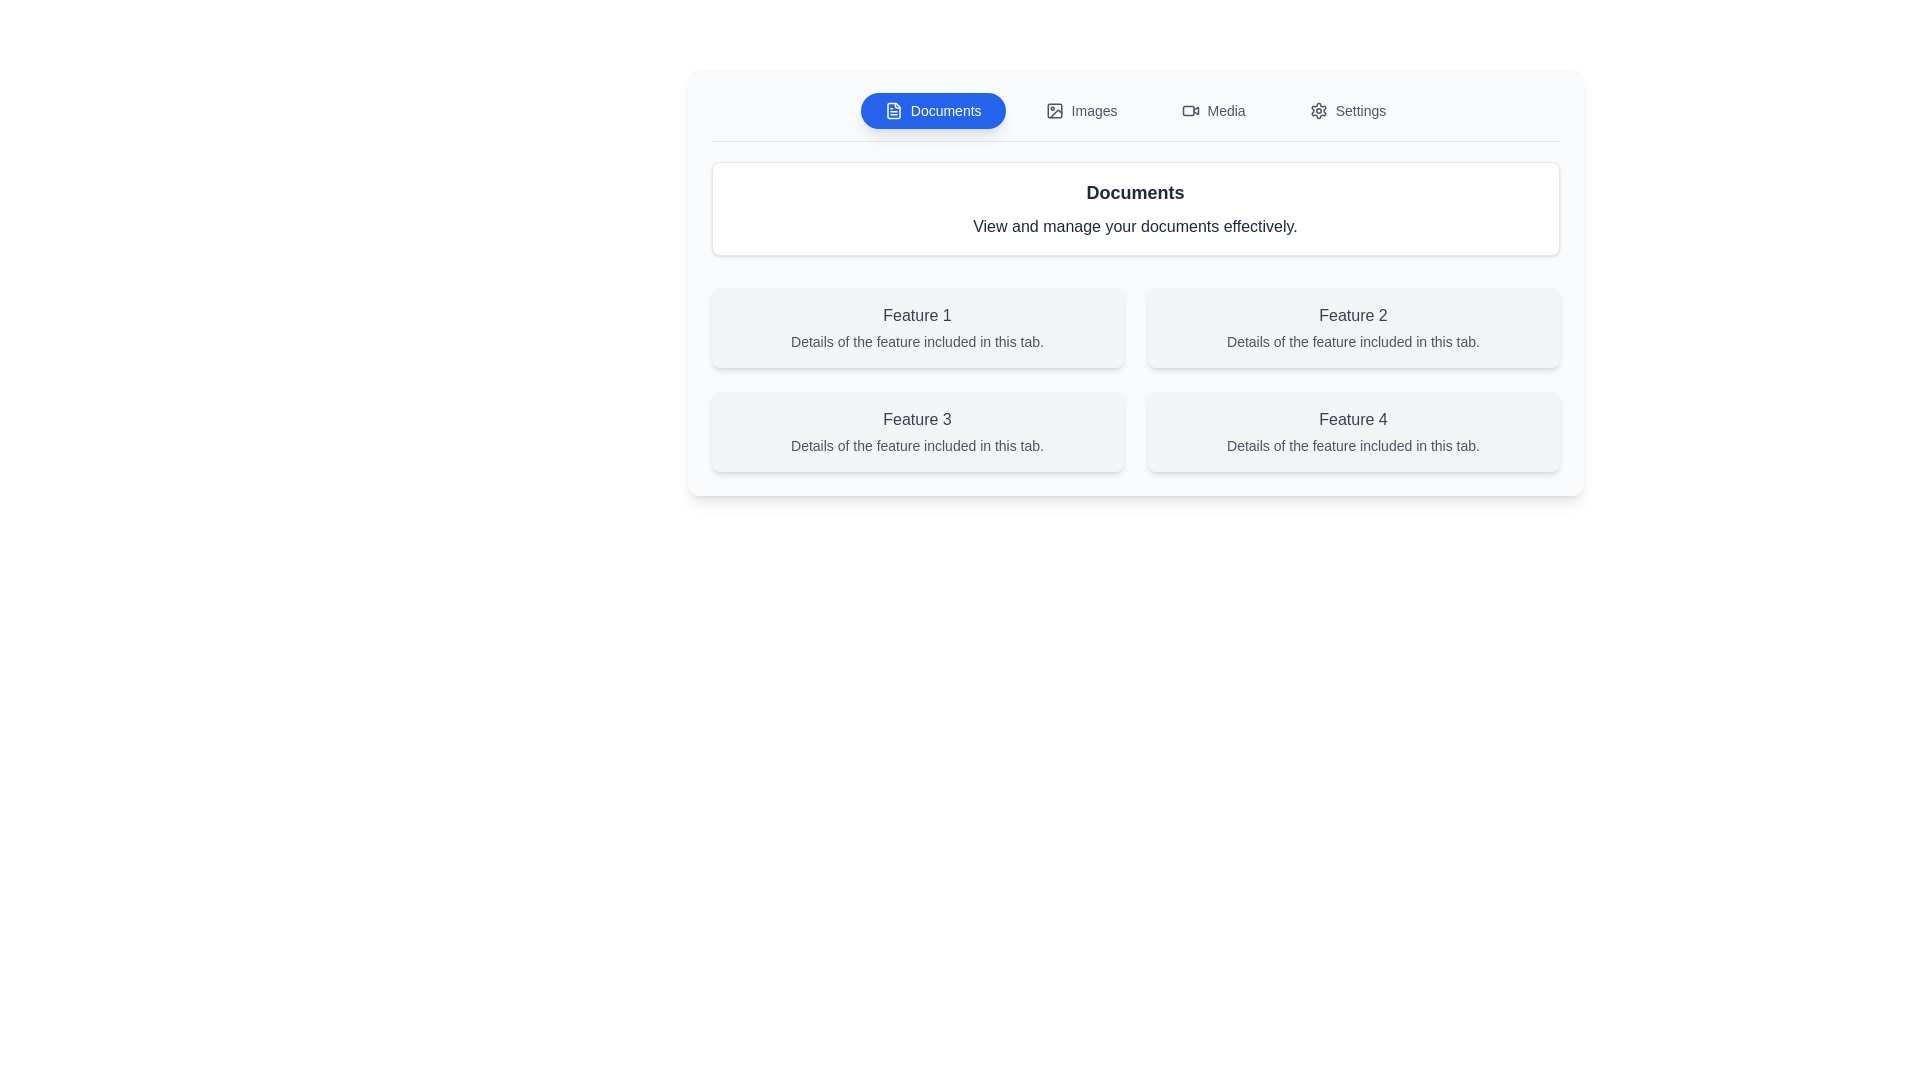  What do you see at coordinates (1190, 111) in the screenshot?
I see `the video camera icon in the navigation menu bar` at bounding box center [1190, 111].